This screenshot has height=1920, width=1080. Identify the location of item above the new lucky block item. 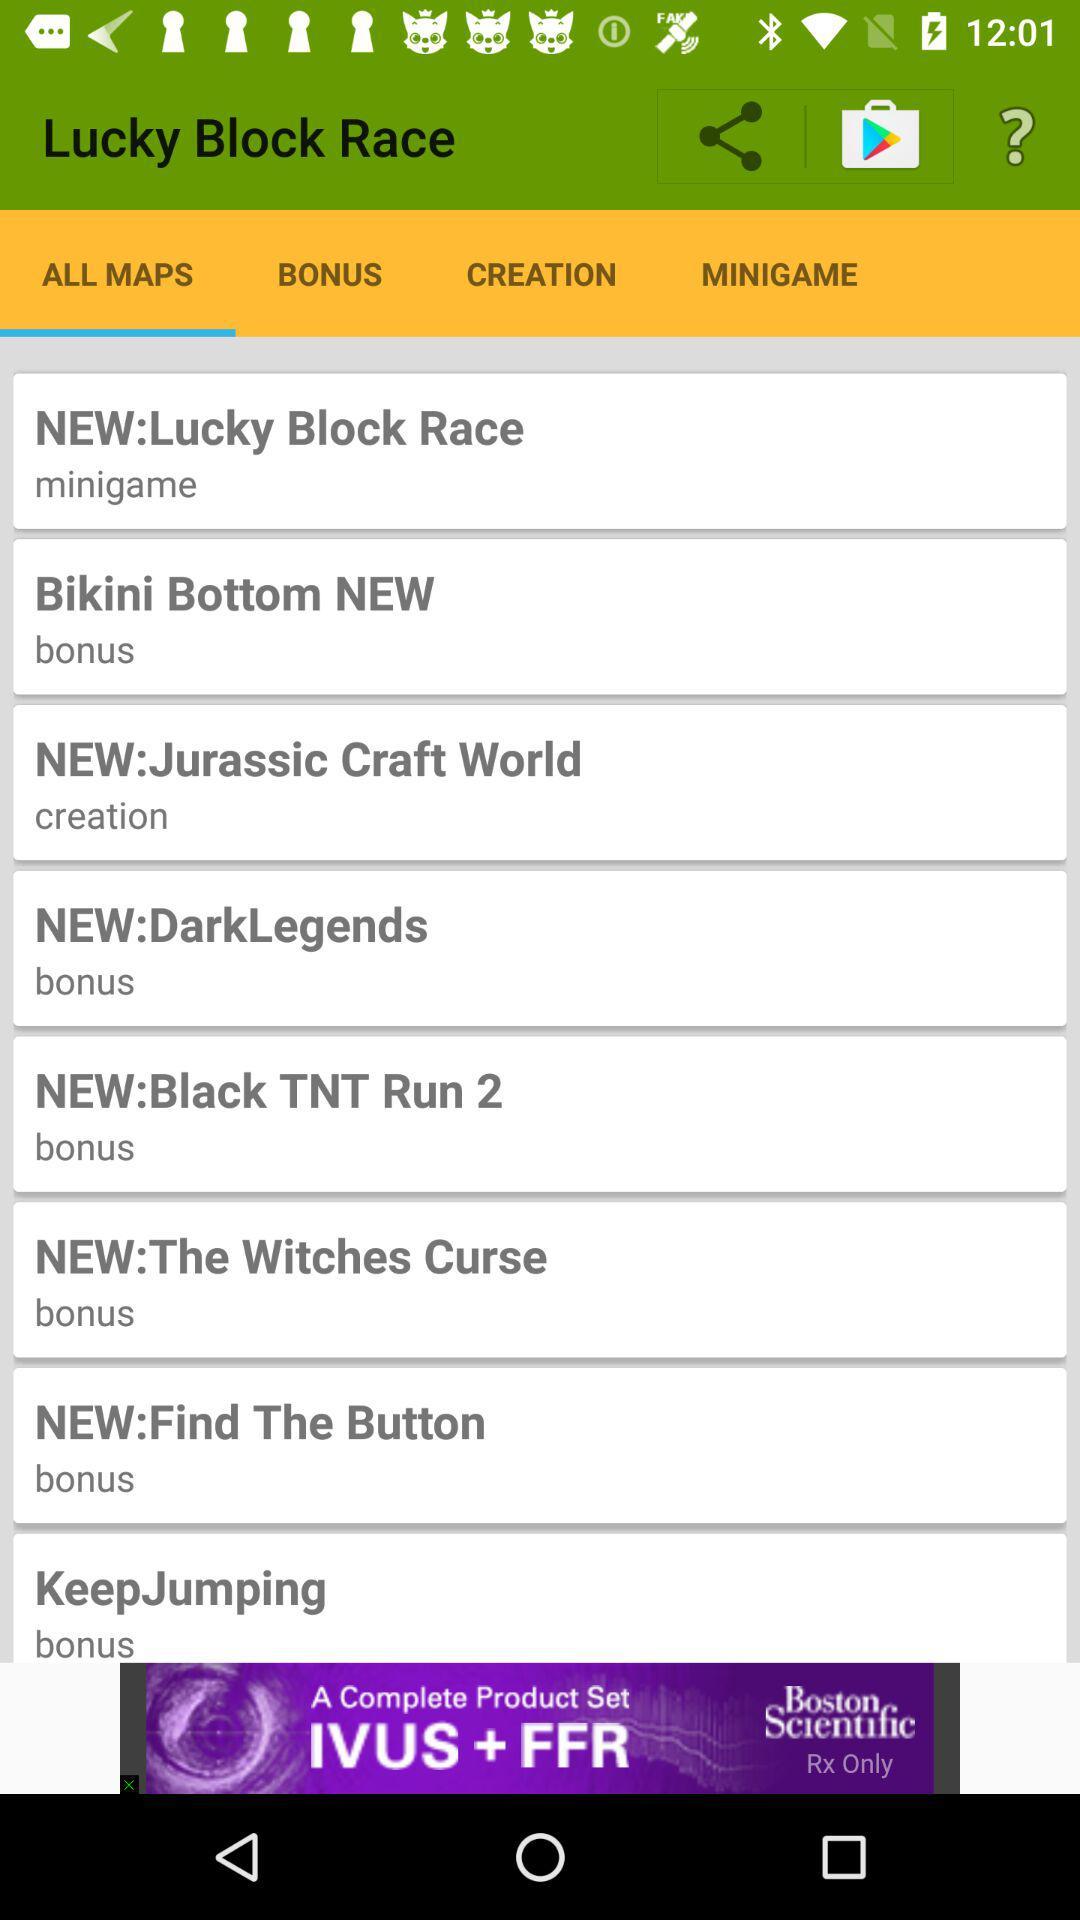
(1017, 135).